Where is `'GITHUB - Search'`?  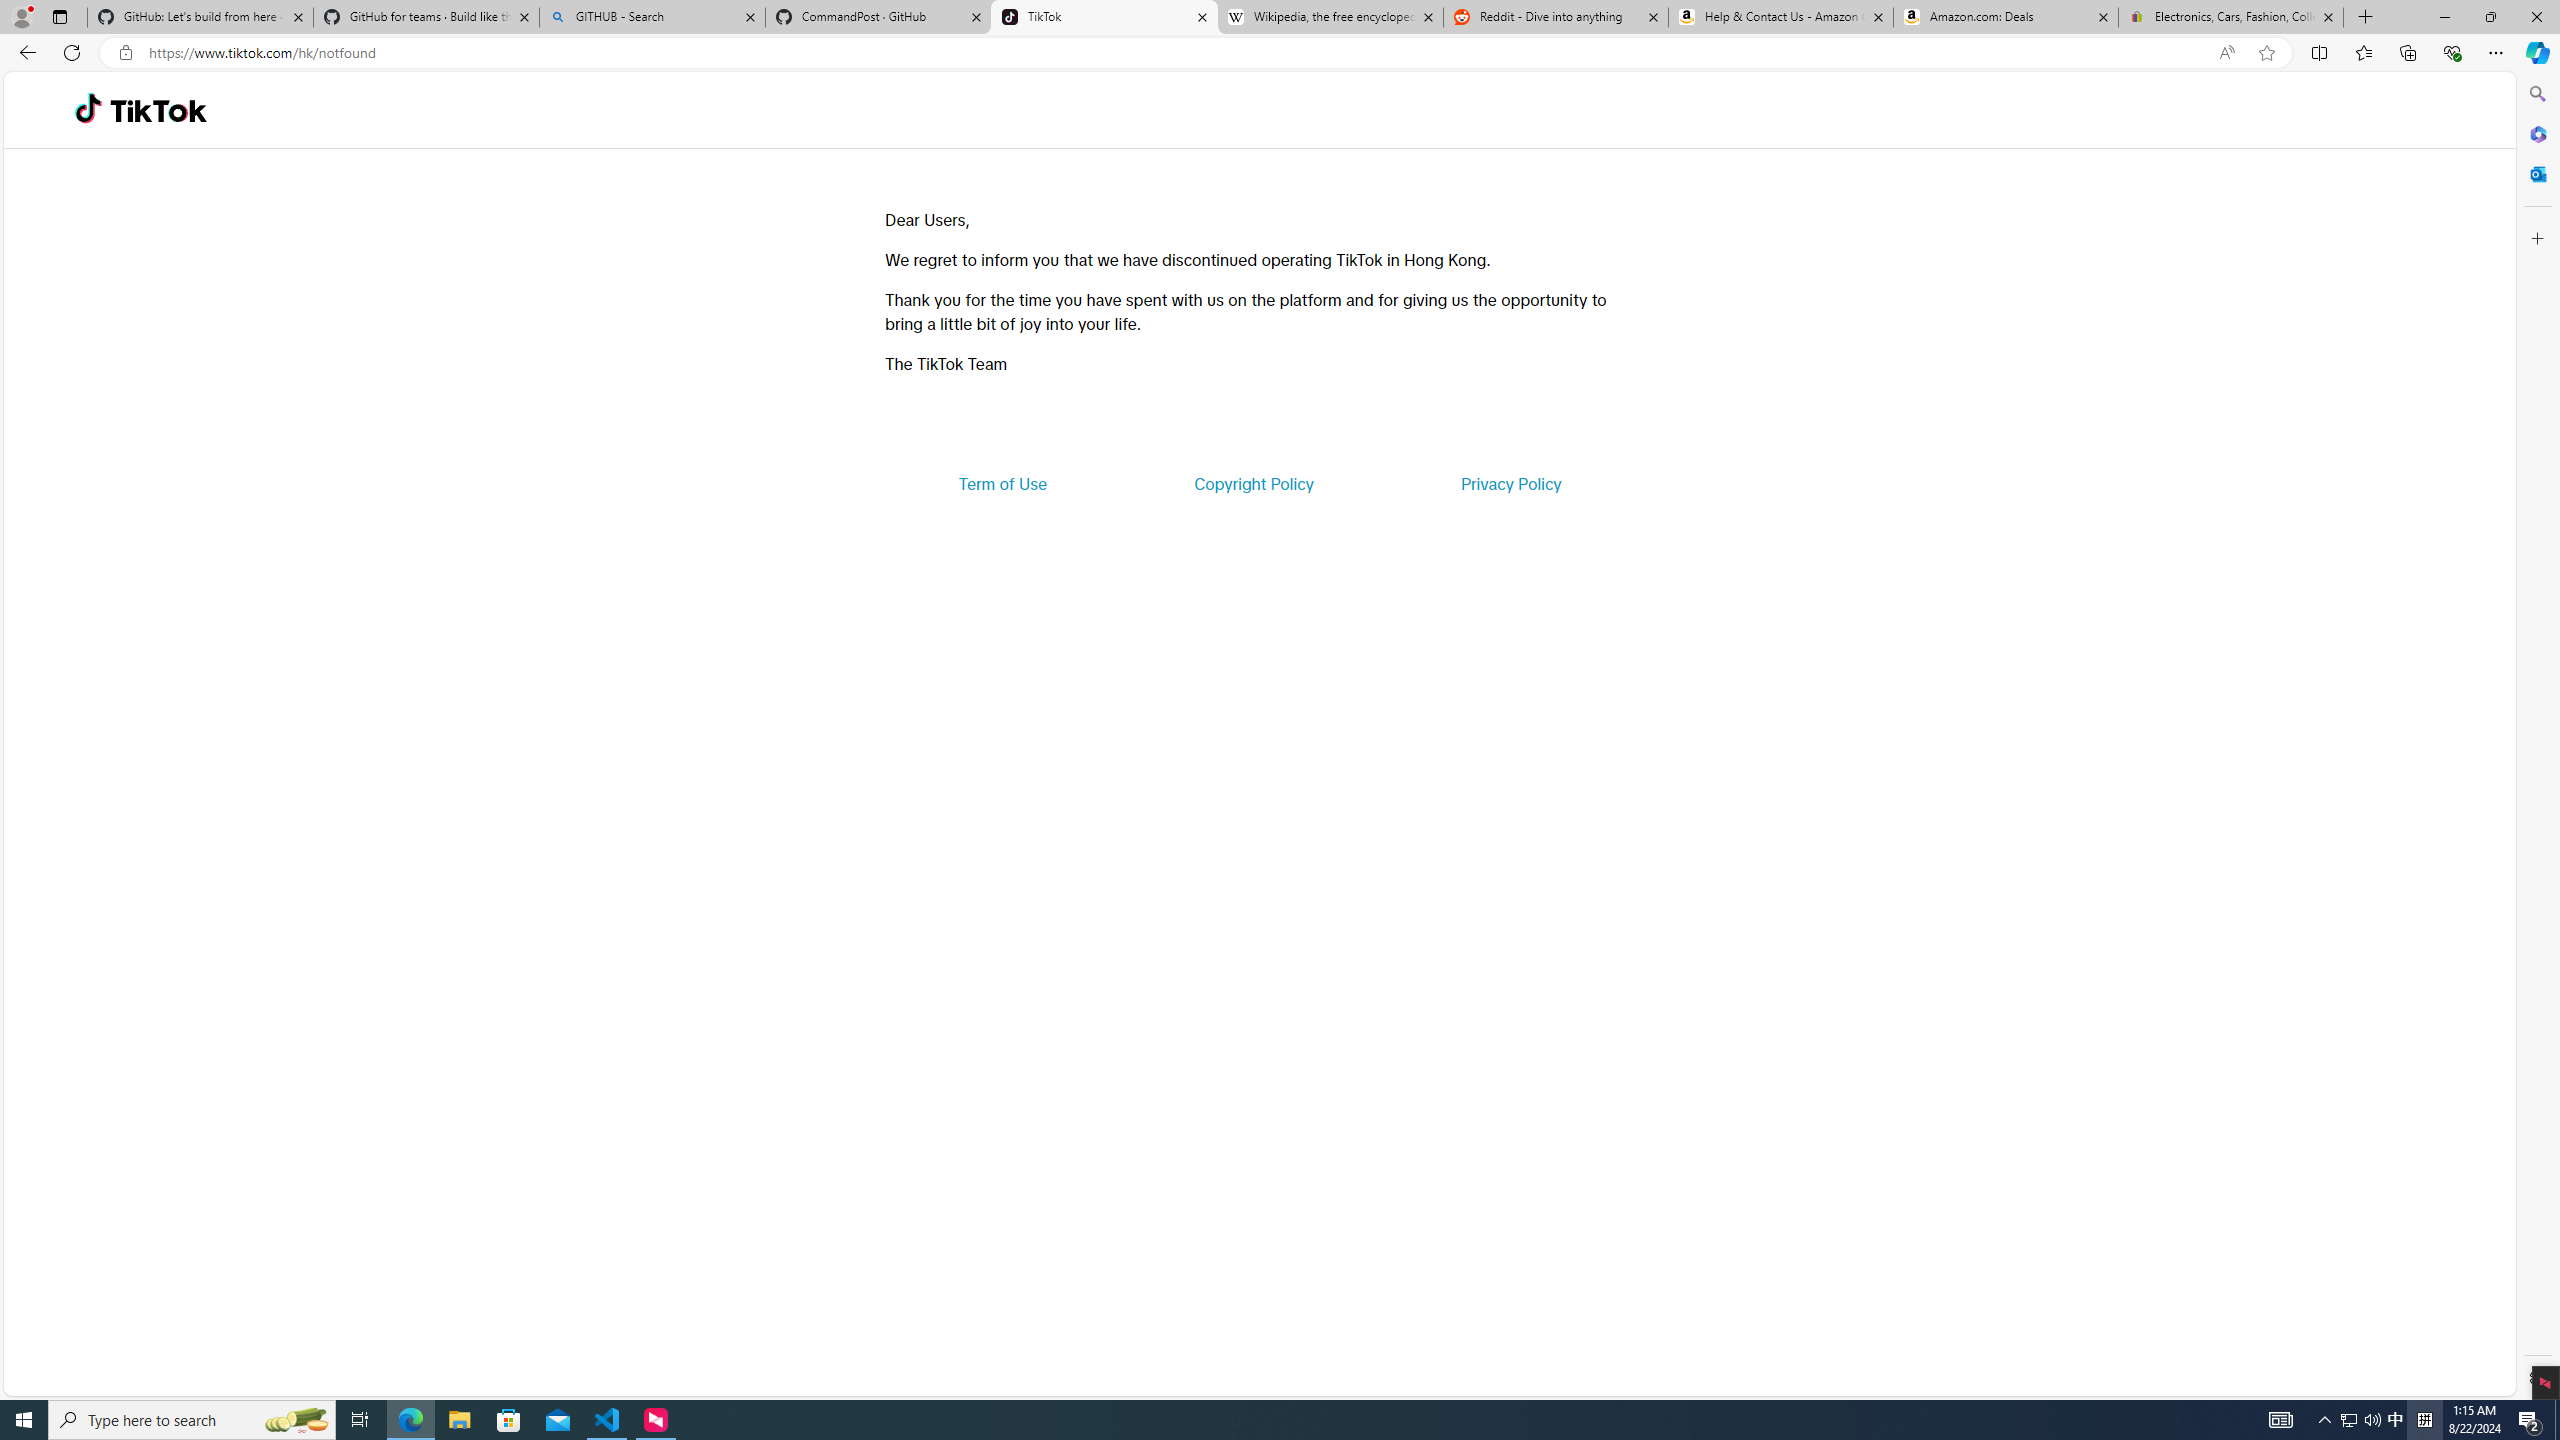 'GITHUB - Search' is located at coordinates (651, 16).